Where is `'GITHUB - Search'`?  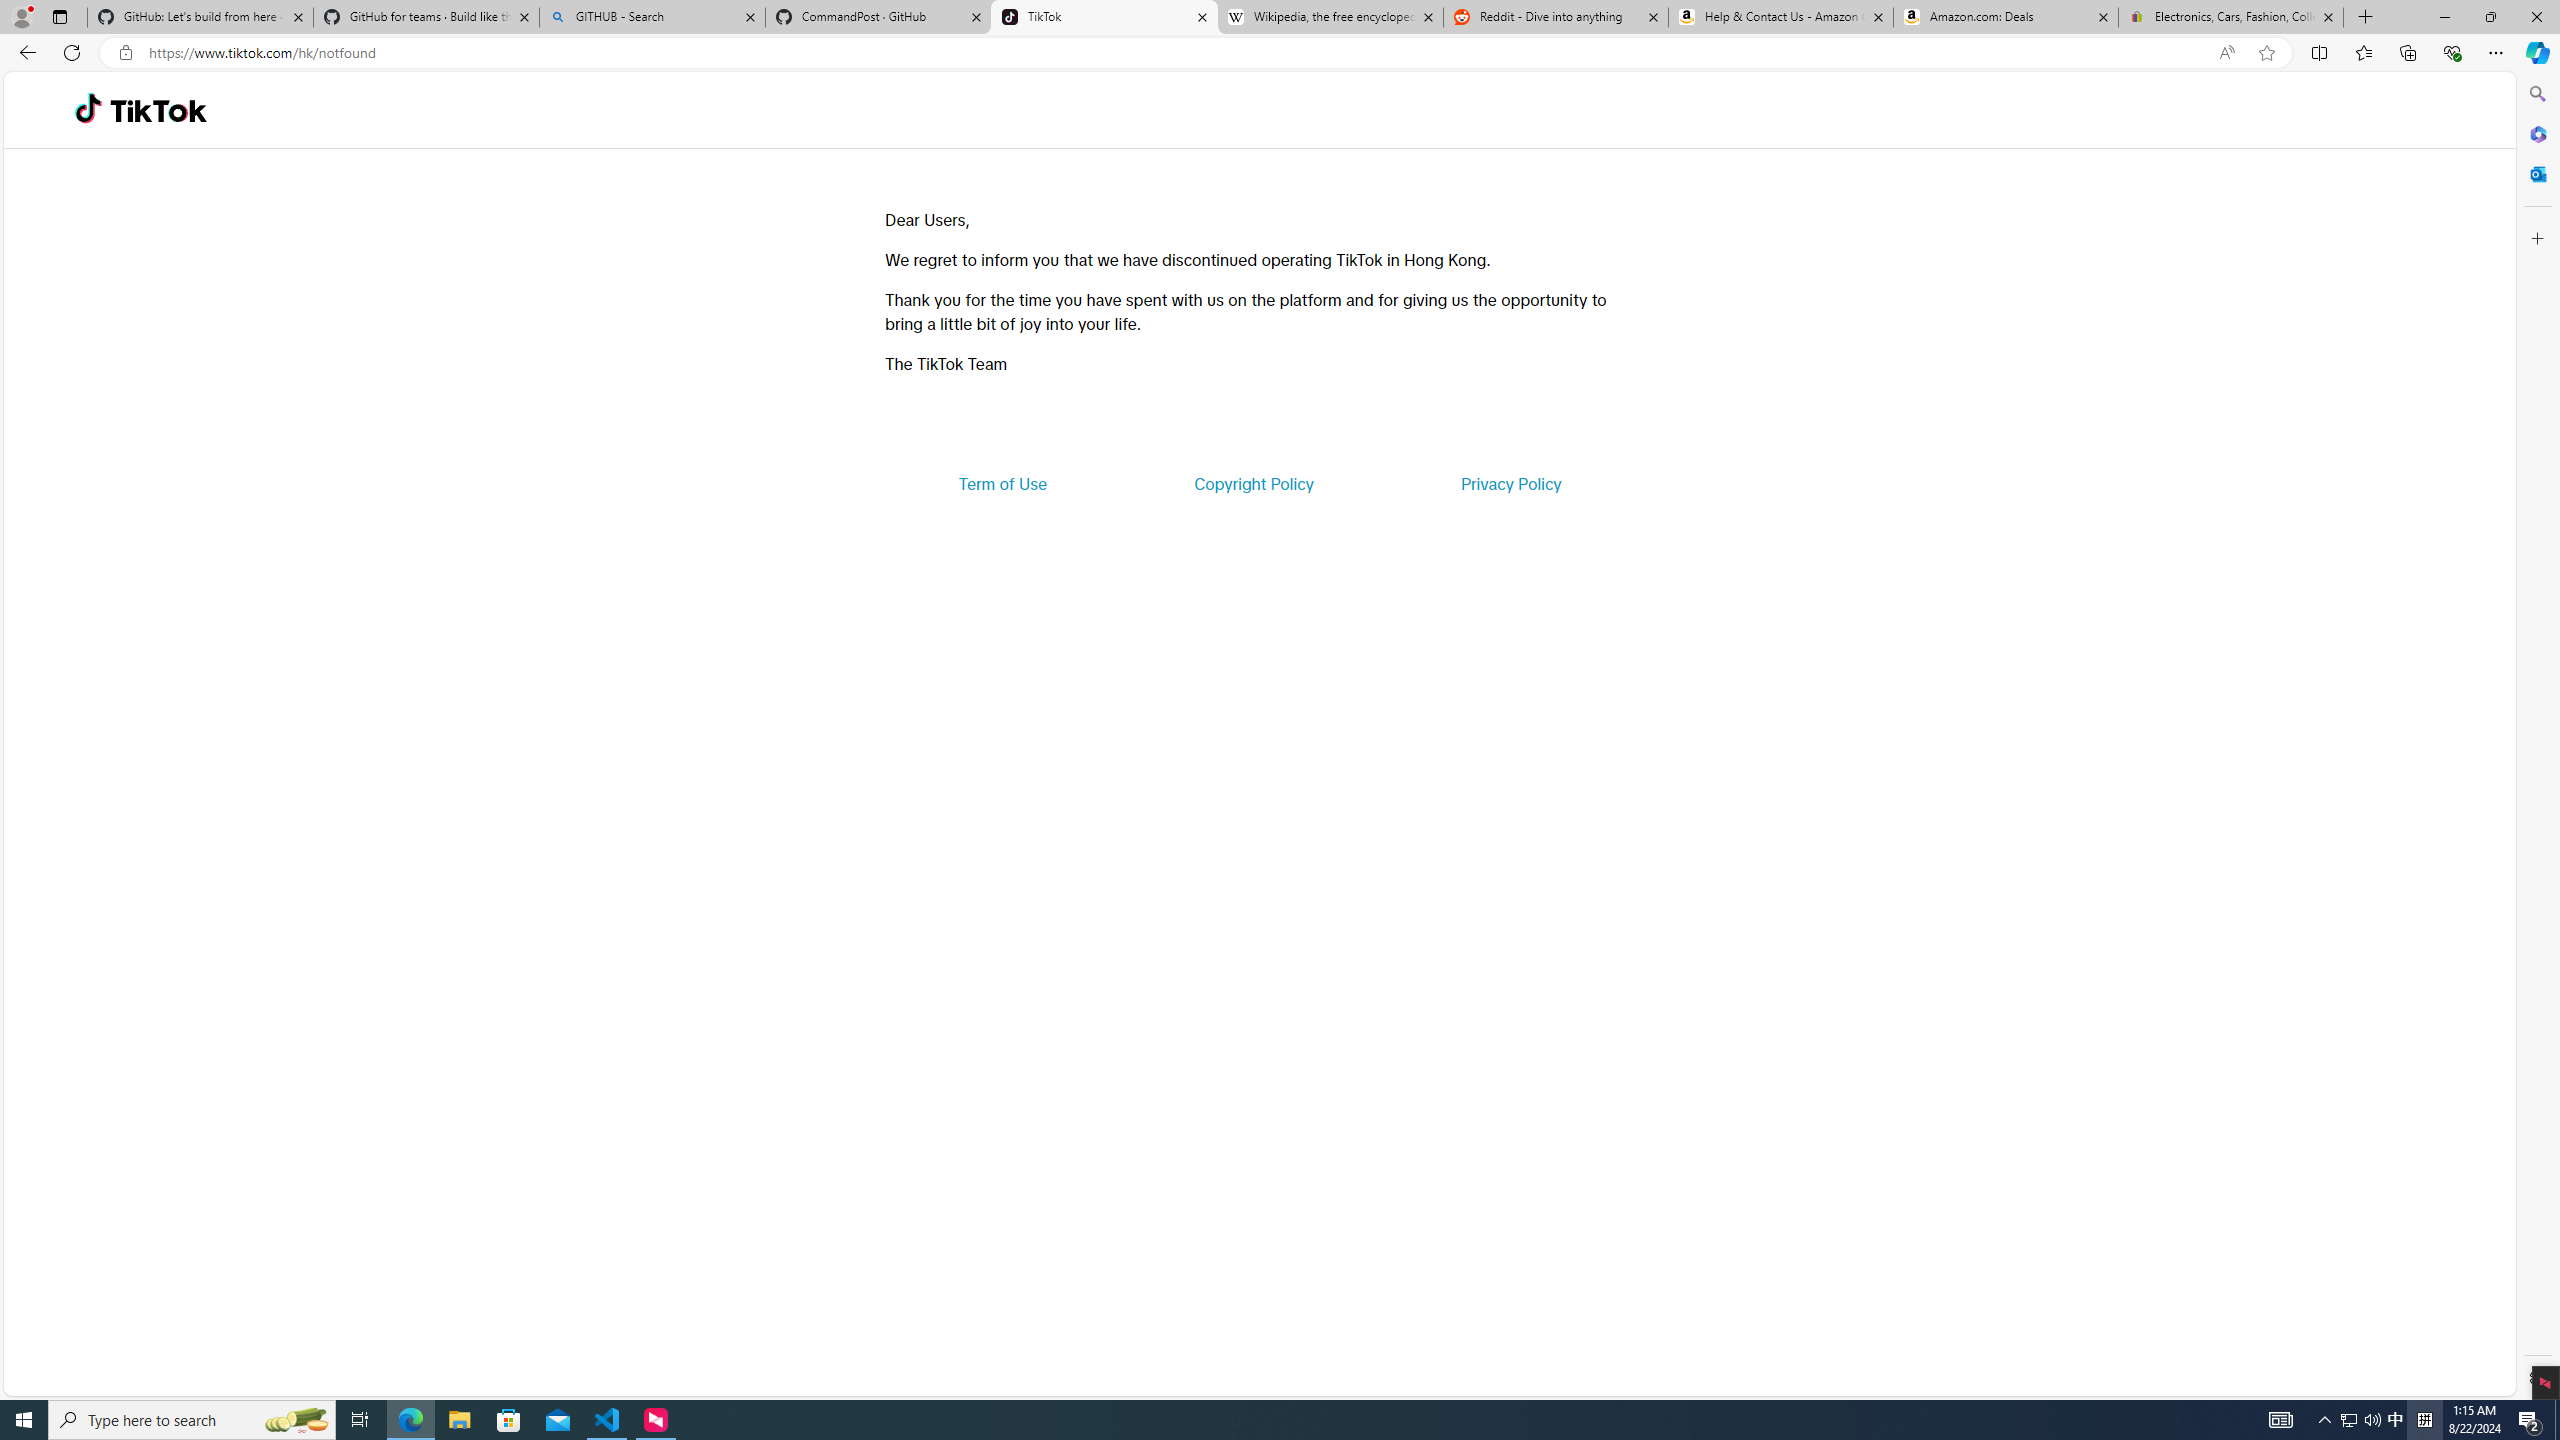 'GITHUB - Search' is located at coordinates (651, 16).